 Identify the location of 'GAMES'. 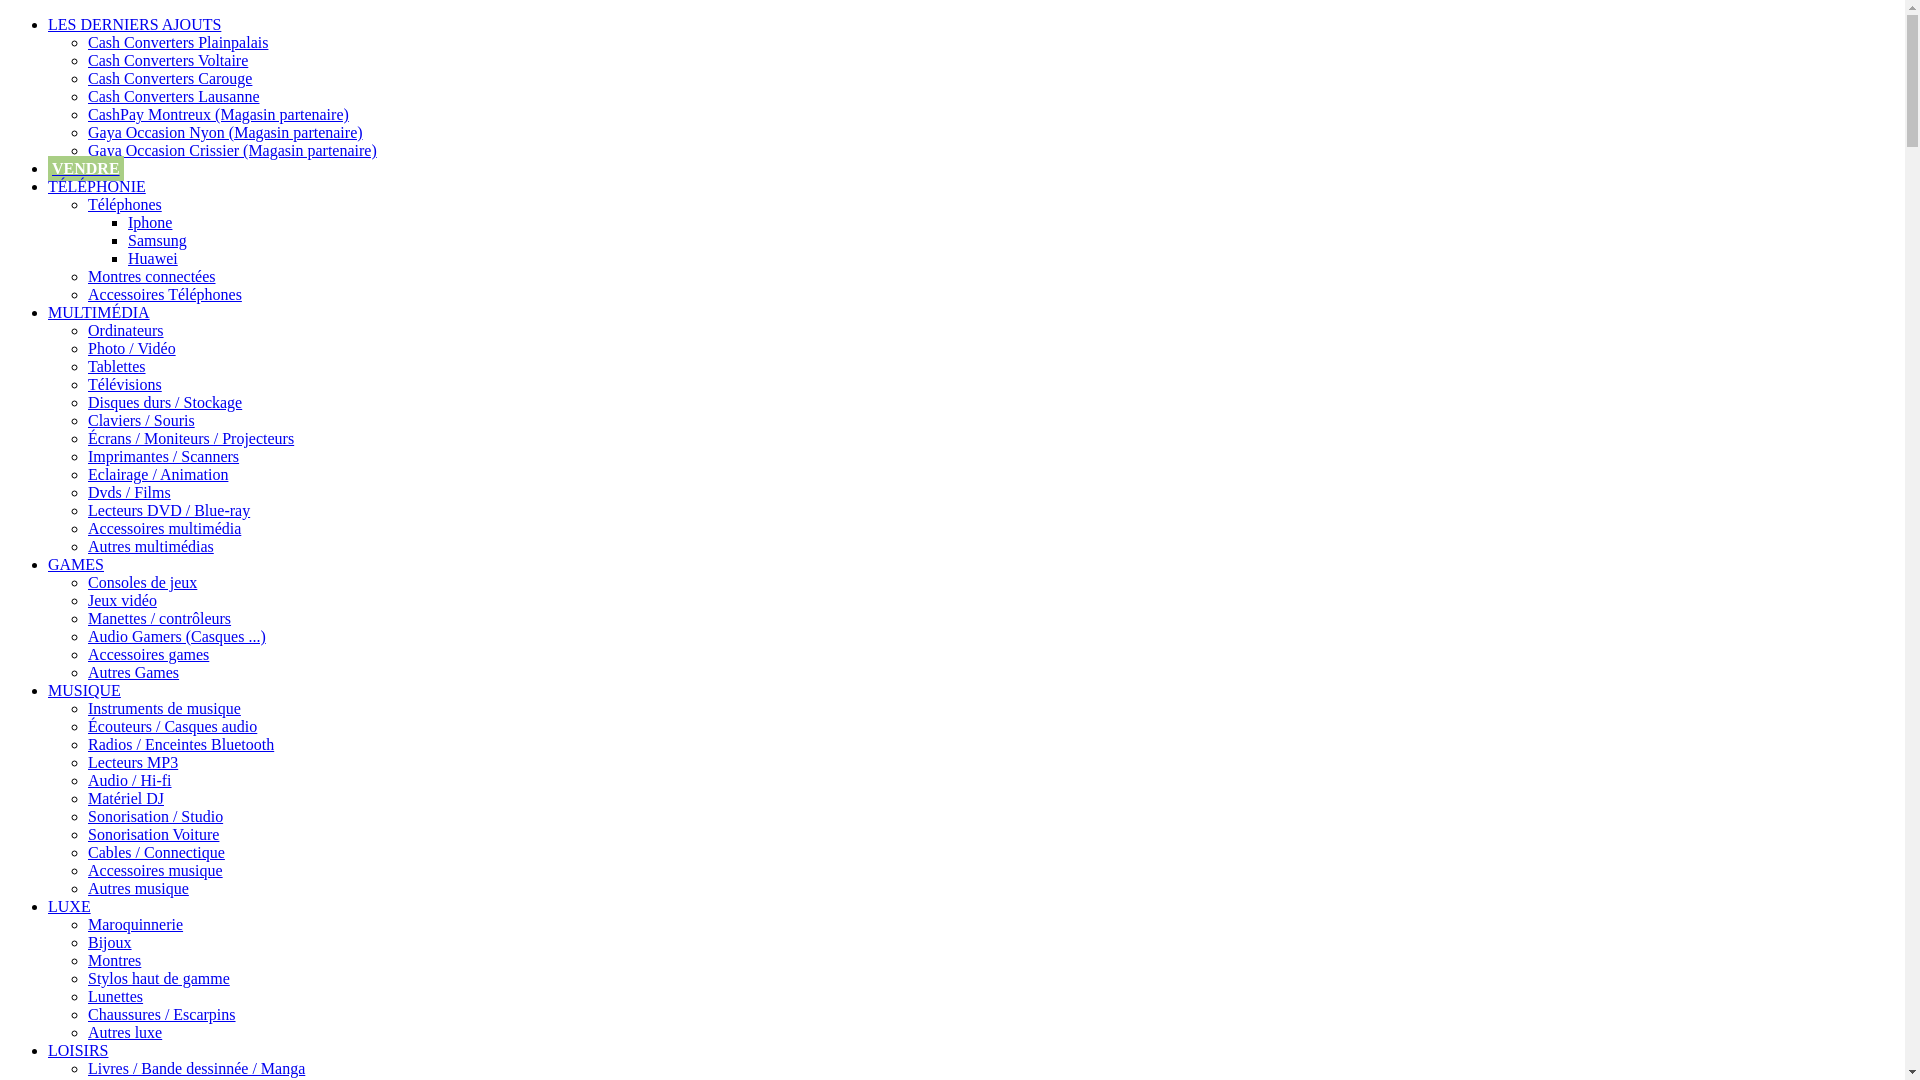
(76, 564).